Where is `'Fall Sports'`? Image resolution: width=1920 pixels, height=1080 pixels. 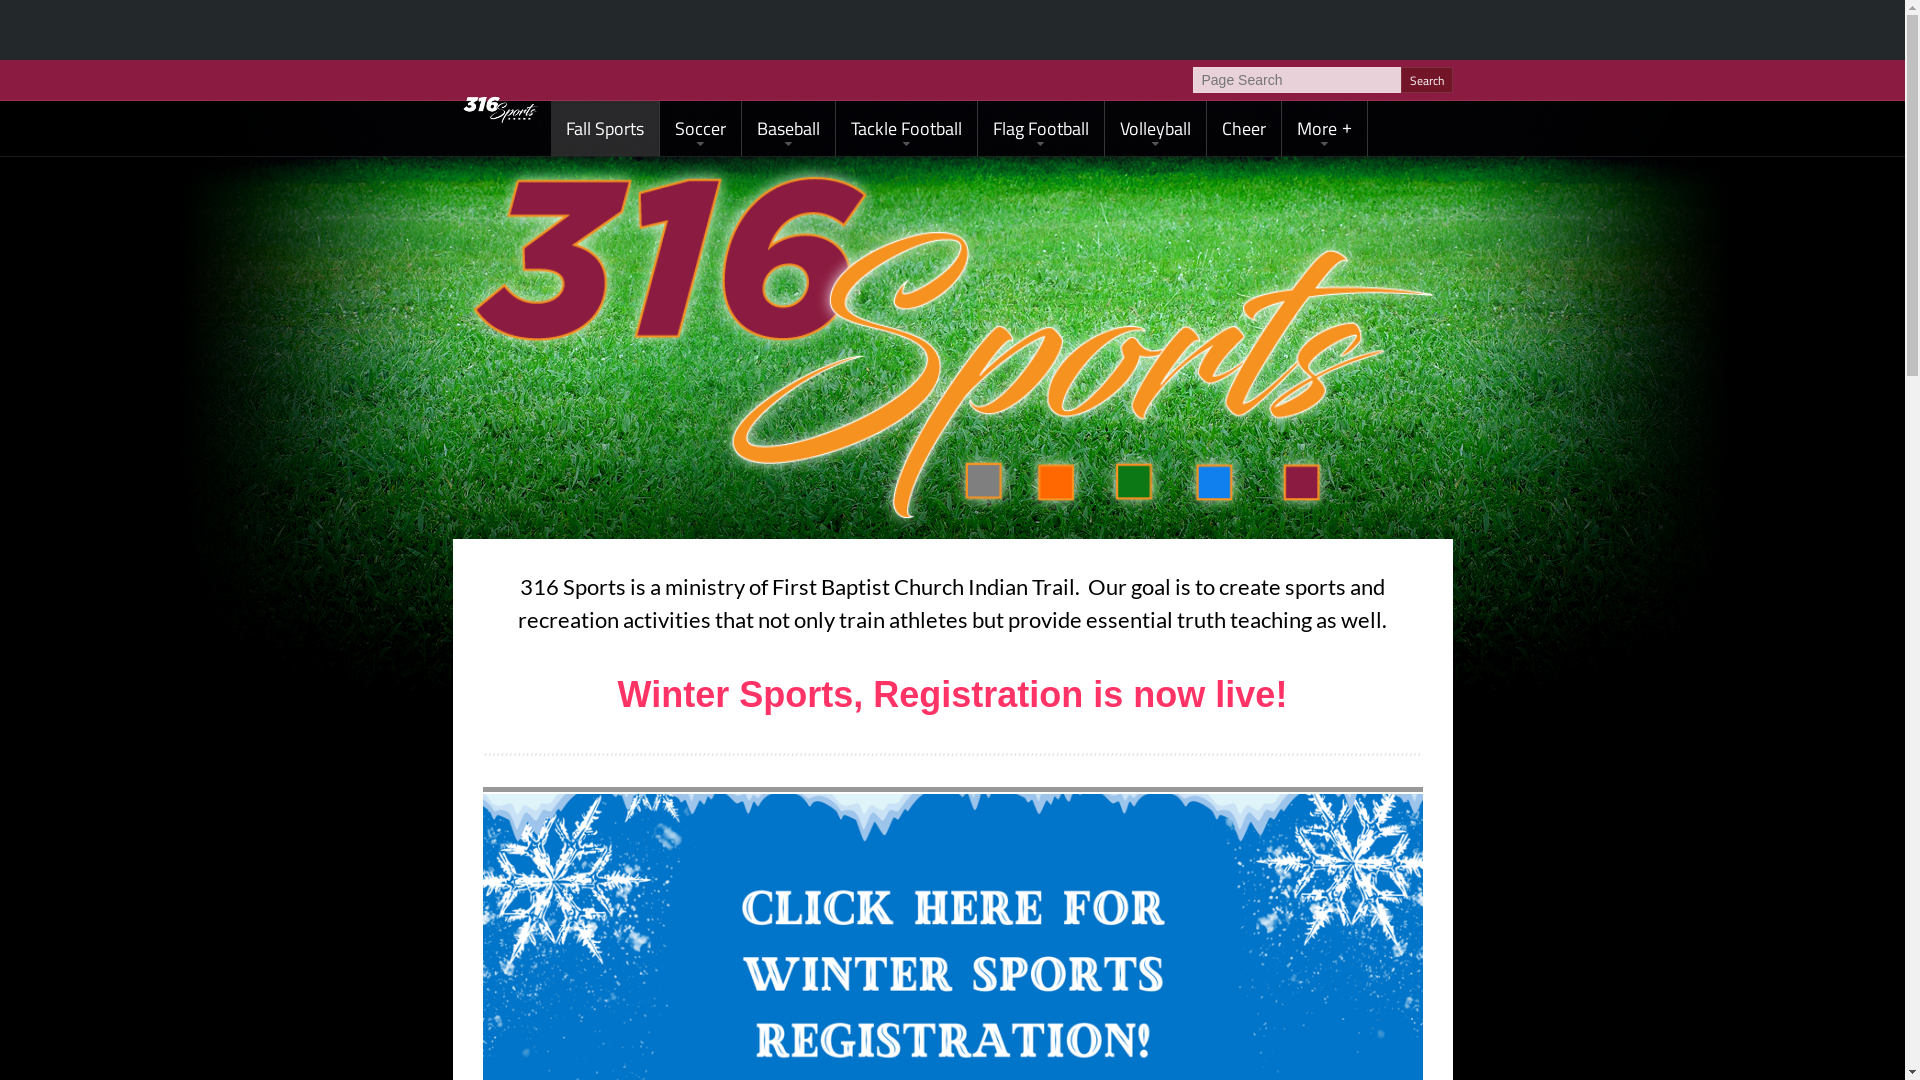 'Fall Sports' is located at coordinates (603, 128).